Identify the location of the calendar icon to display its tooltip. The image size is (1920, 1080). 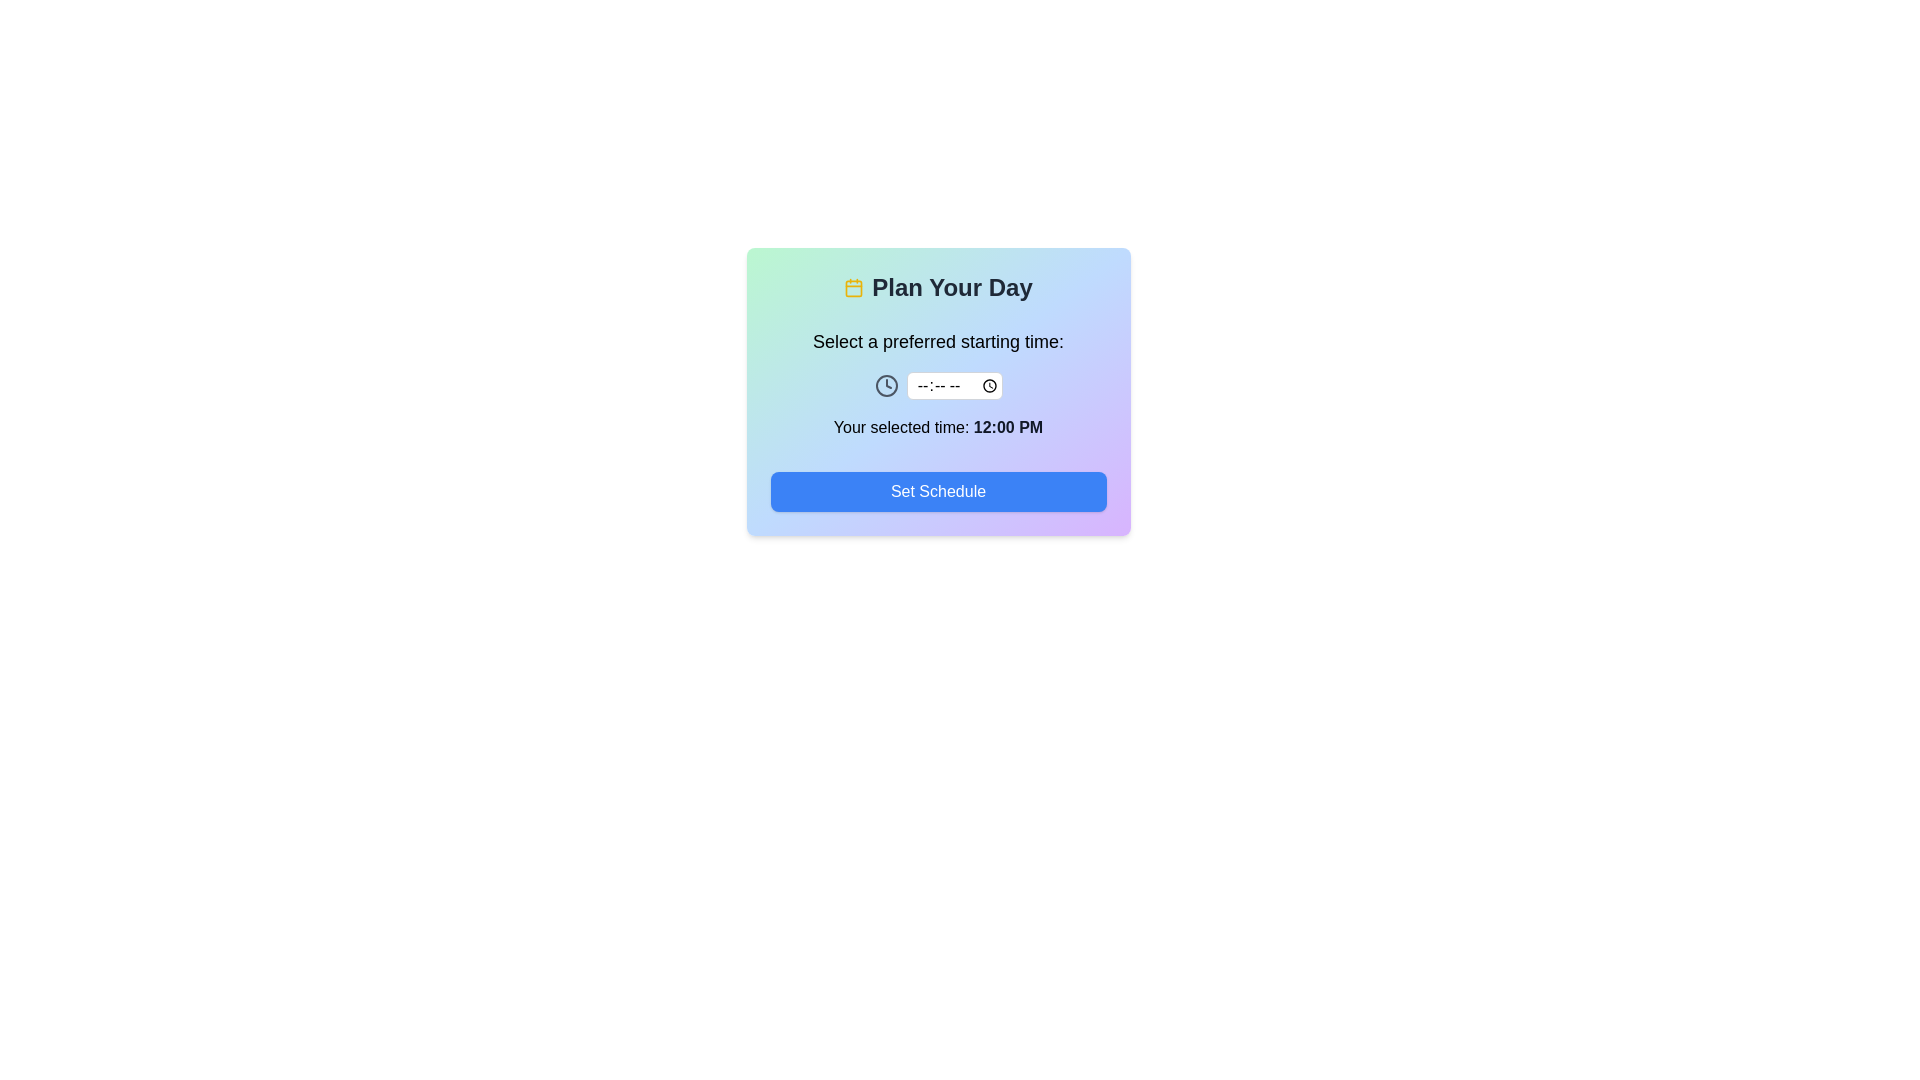
(854, 288).